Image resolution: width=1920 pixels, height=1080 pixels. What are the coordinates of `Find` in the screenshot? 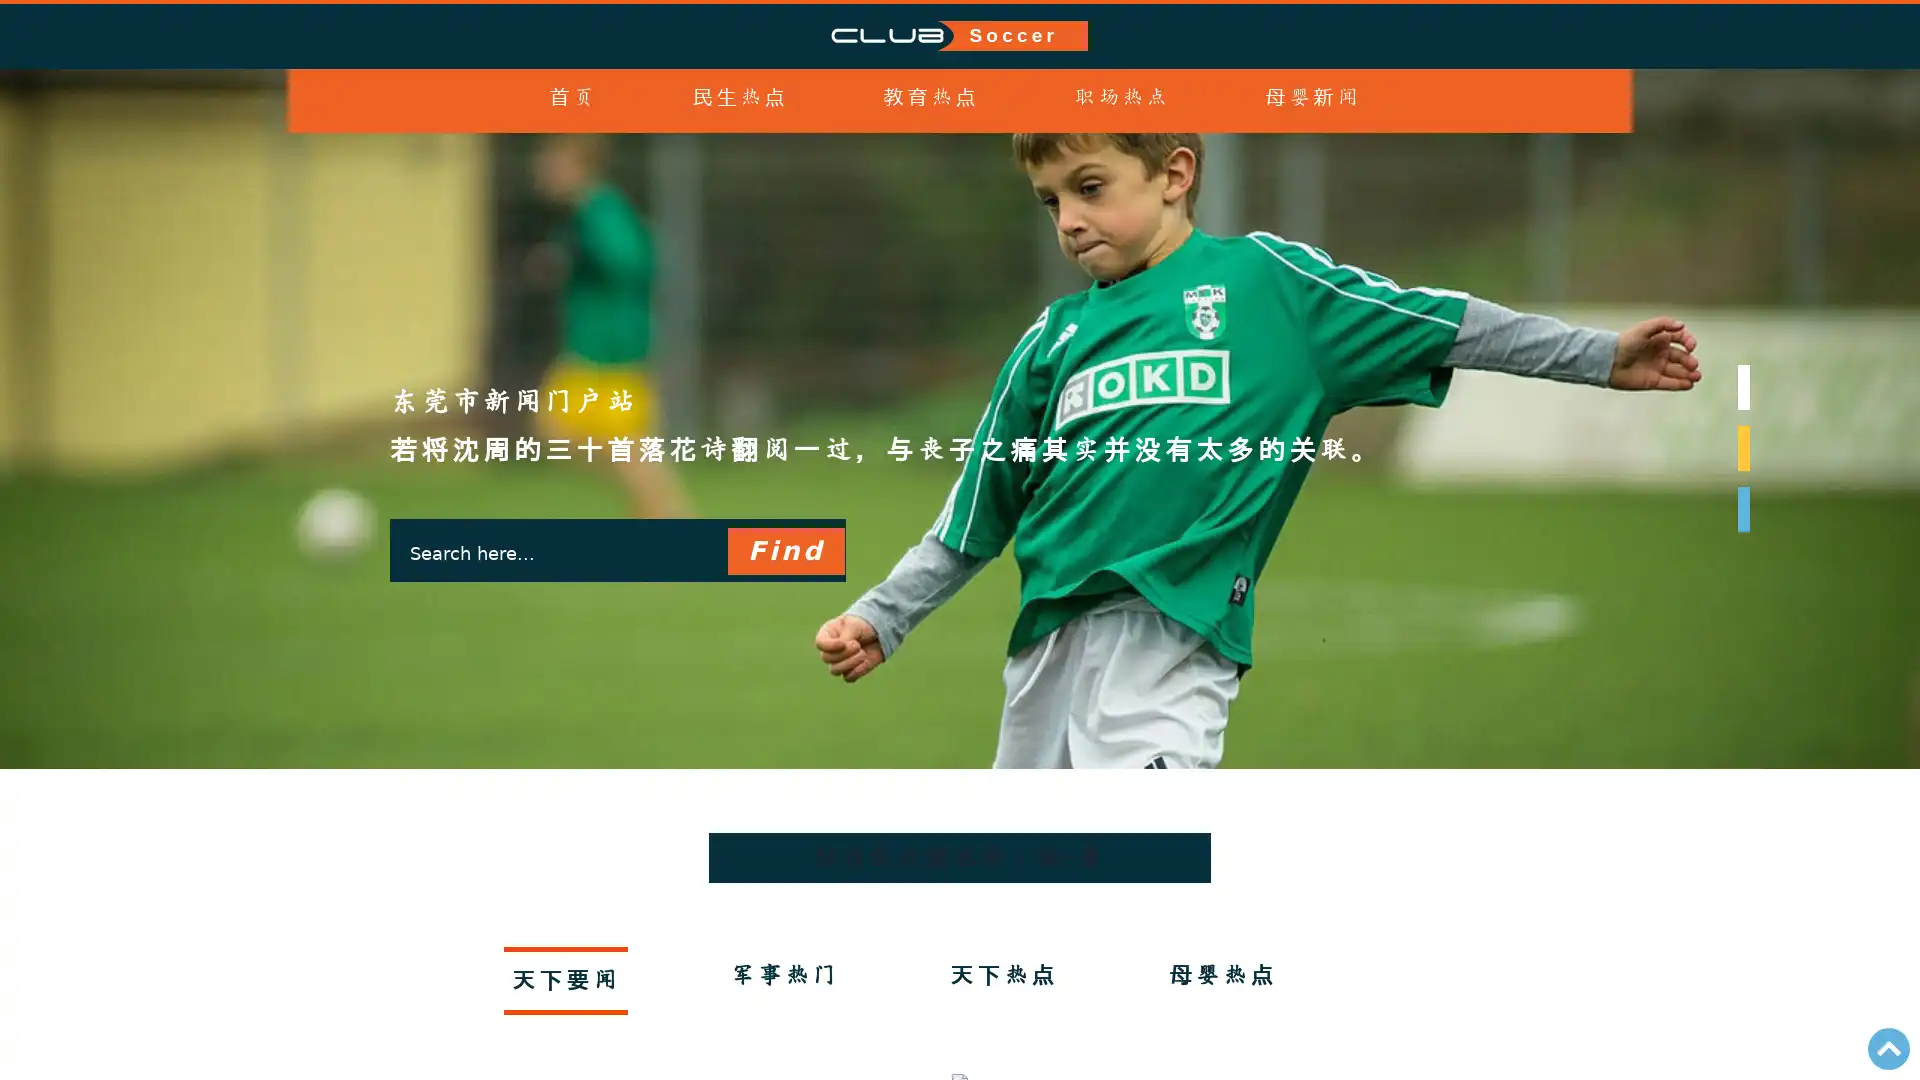 It's located at (784, 588).